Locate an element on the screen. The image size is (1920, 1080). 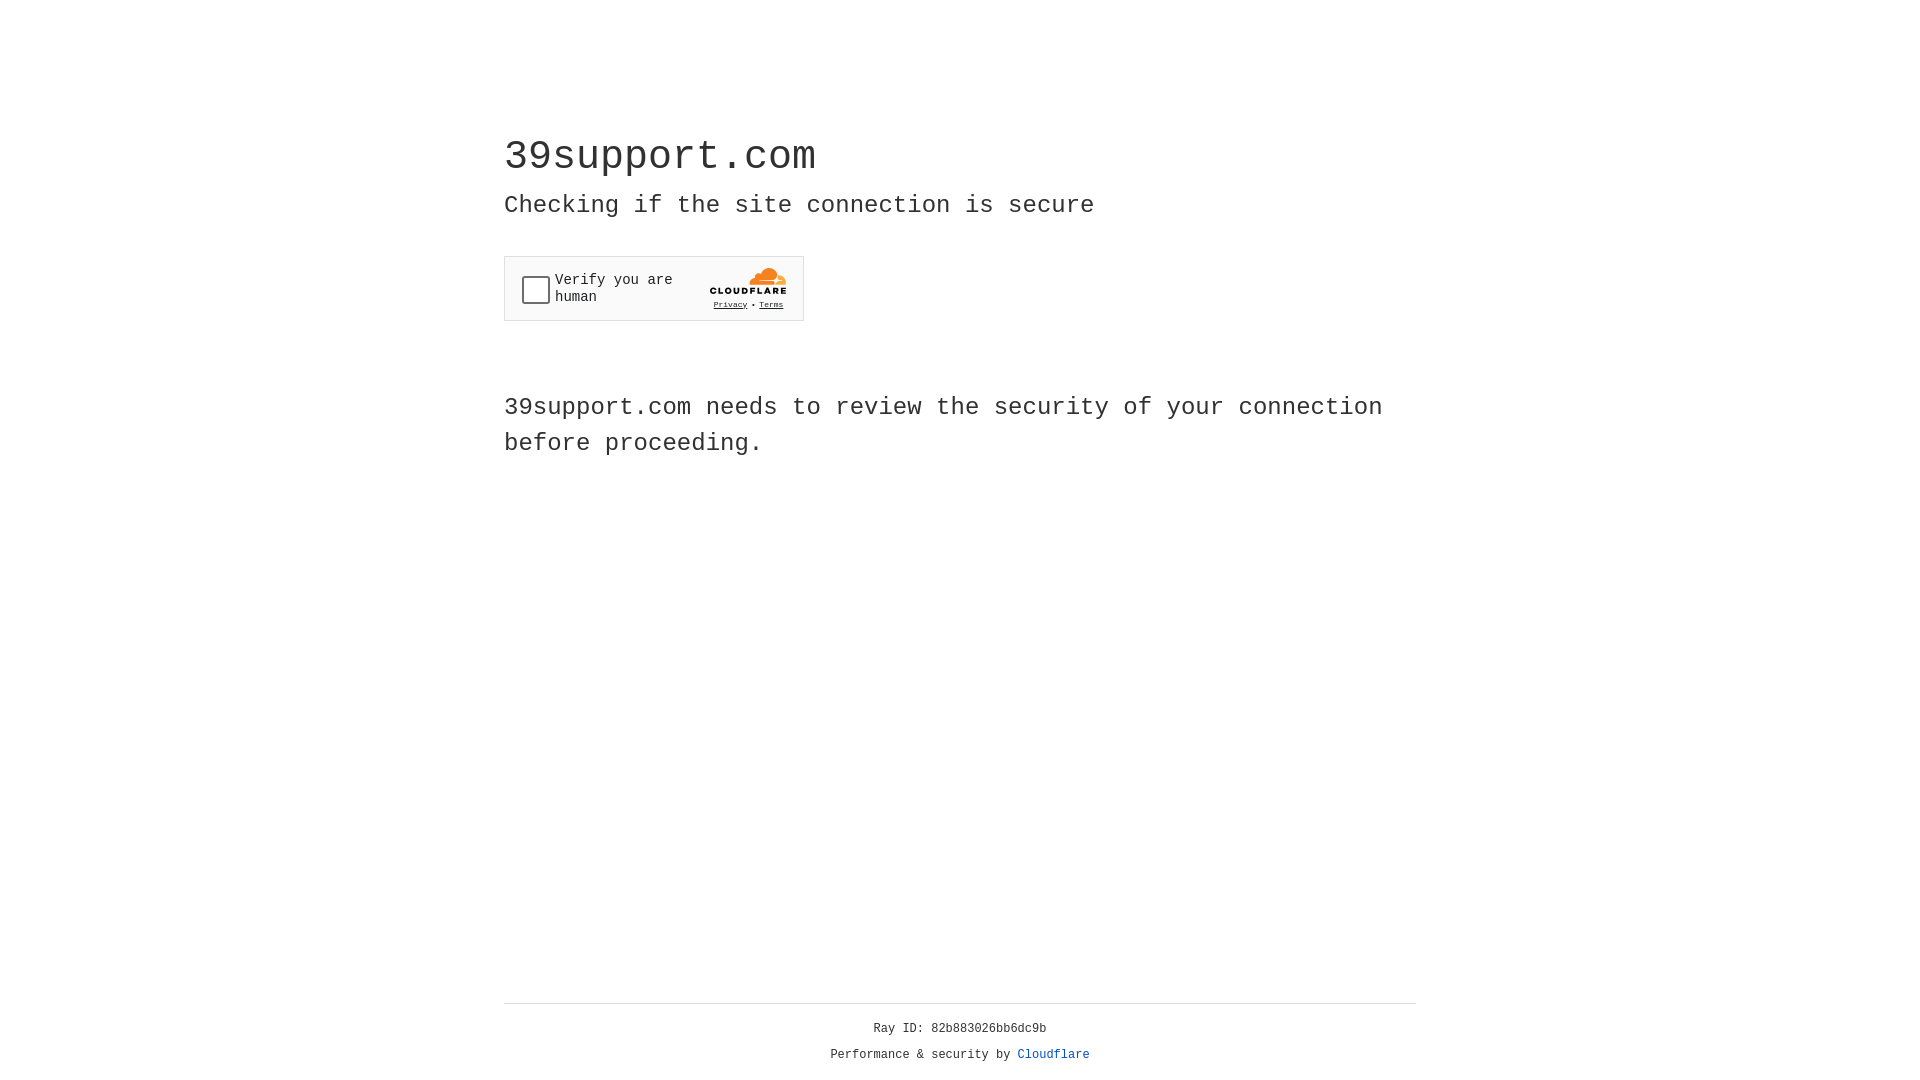
'Cloudflare' is located at coordinates (1053, 1054).